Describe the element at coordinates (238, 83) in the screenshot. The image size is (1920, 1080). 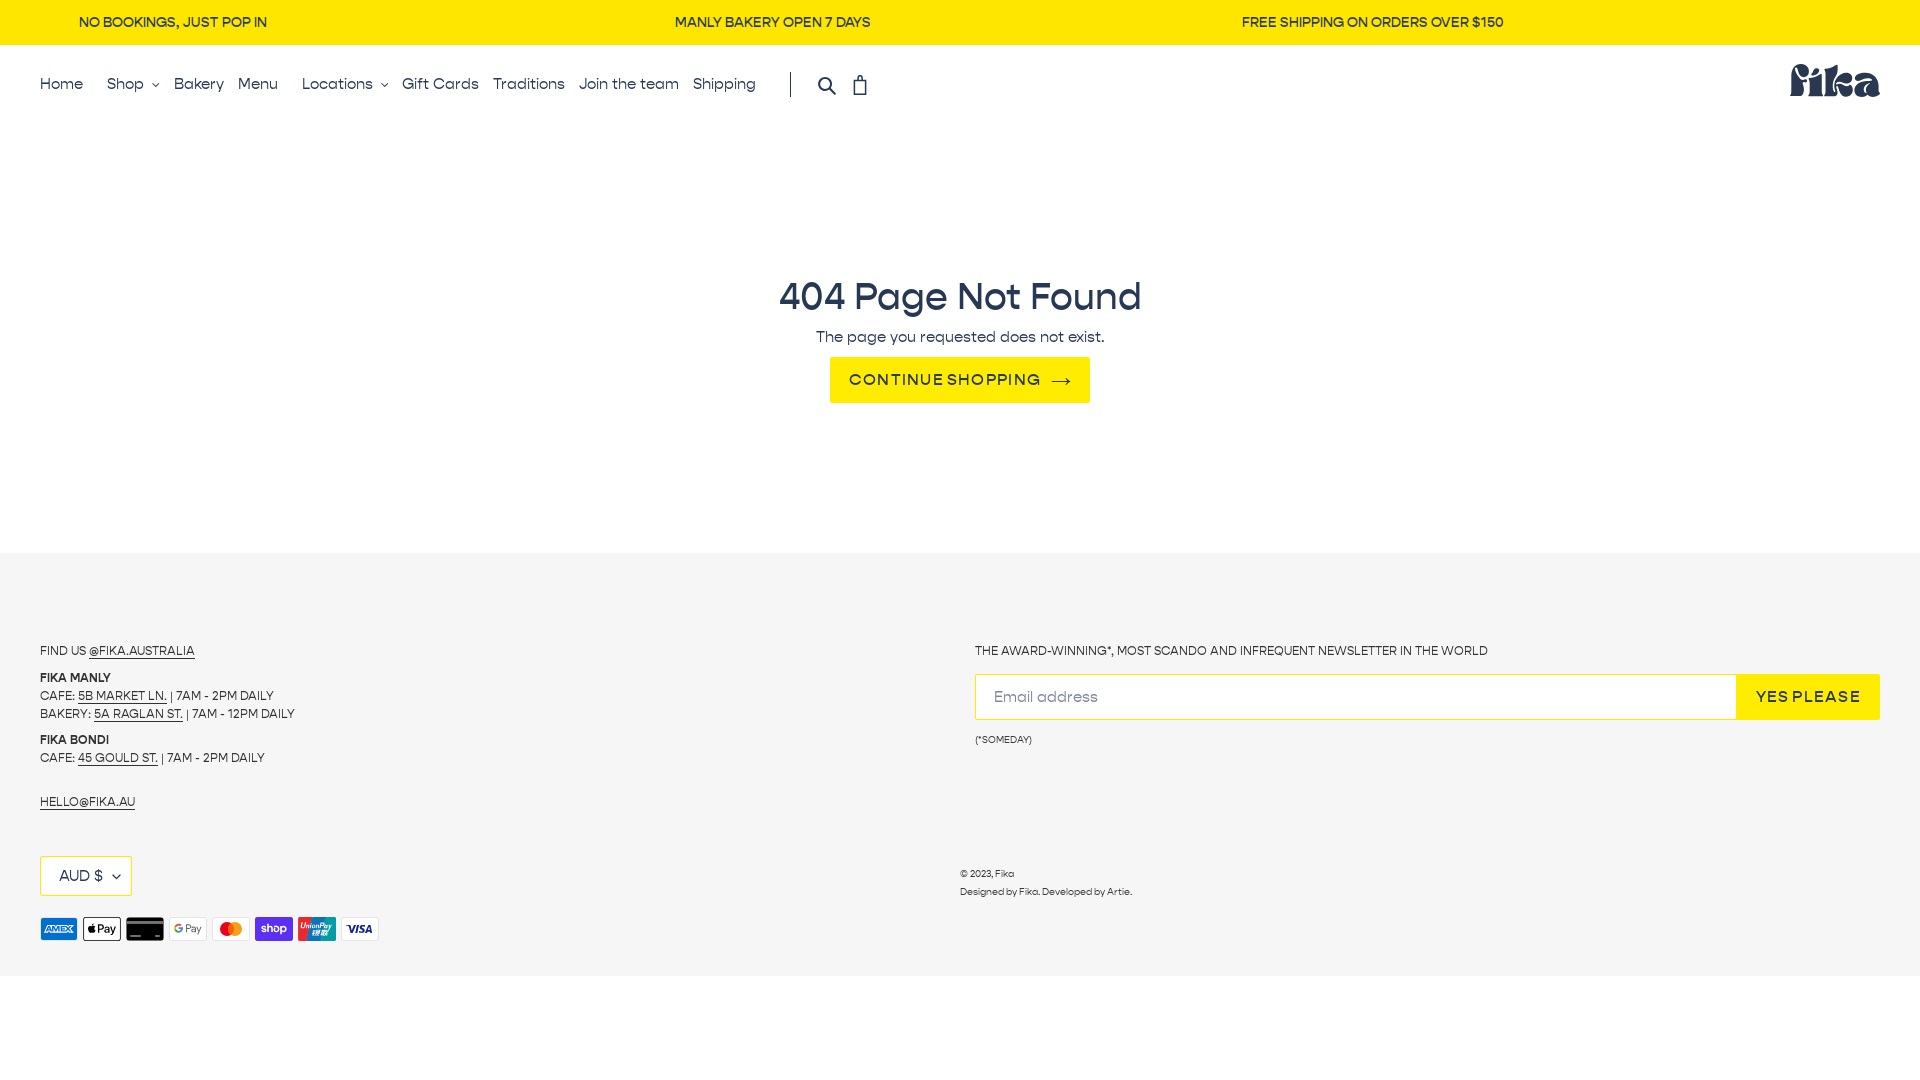
I see `'Menu'` at that location.